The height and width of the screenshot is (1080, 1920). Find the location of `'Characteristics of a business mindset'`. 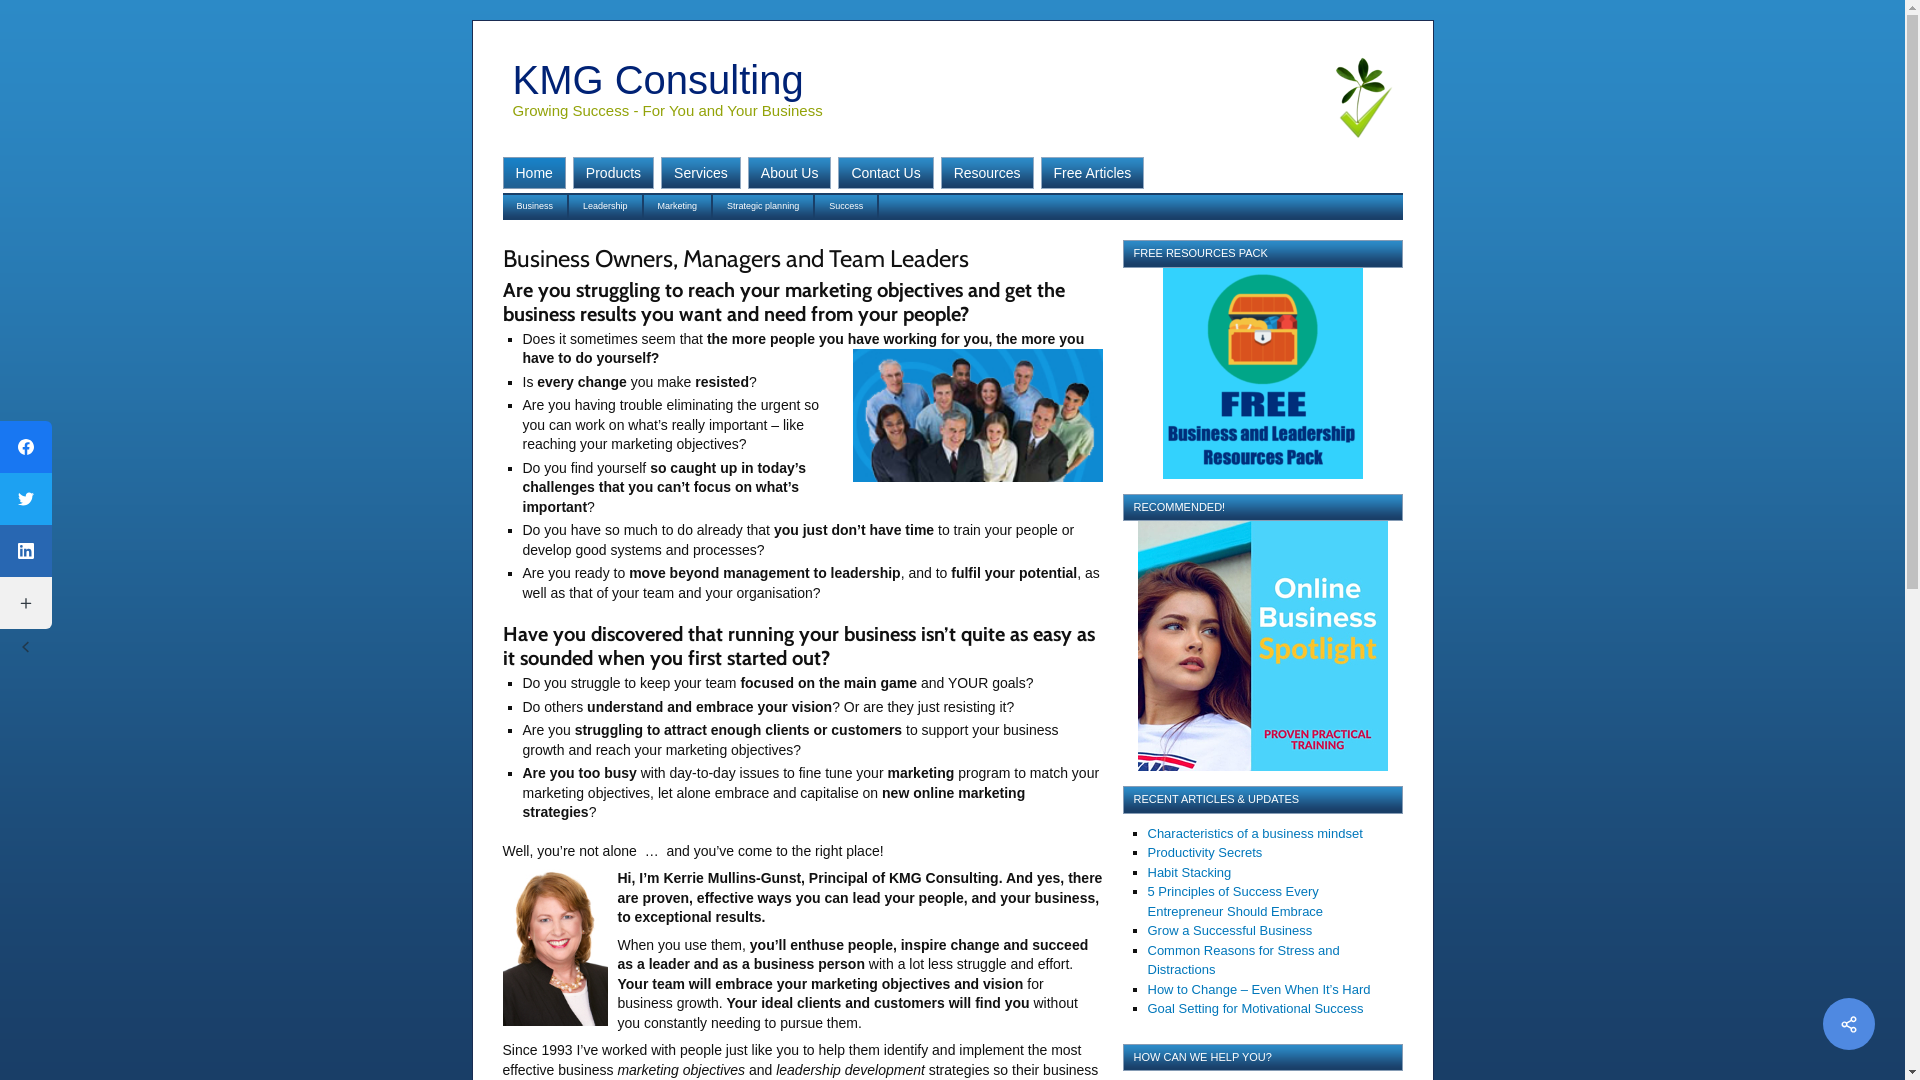

'Characteristics of a business mindset' is located at coordinates (1254, 833).